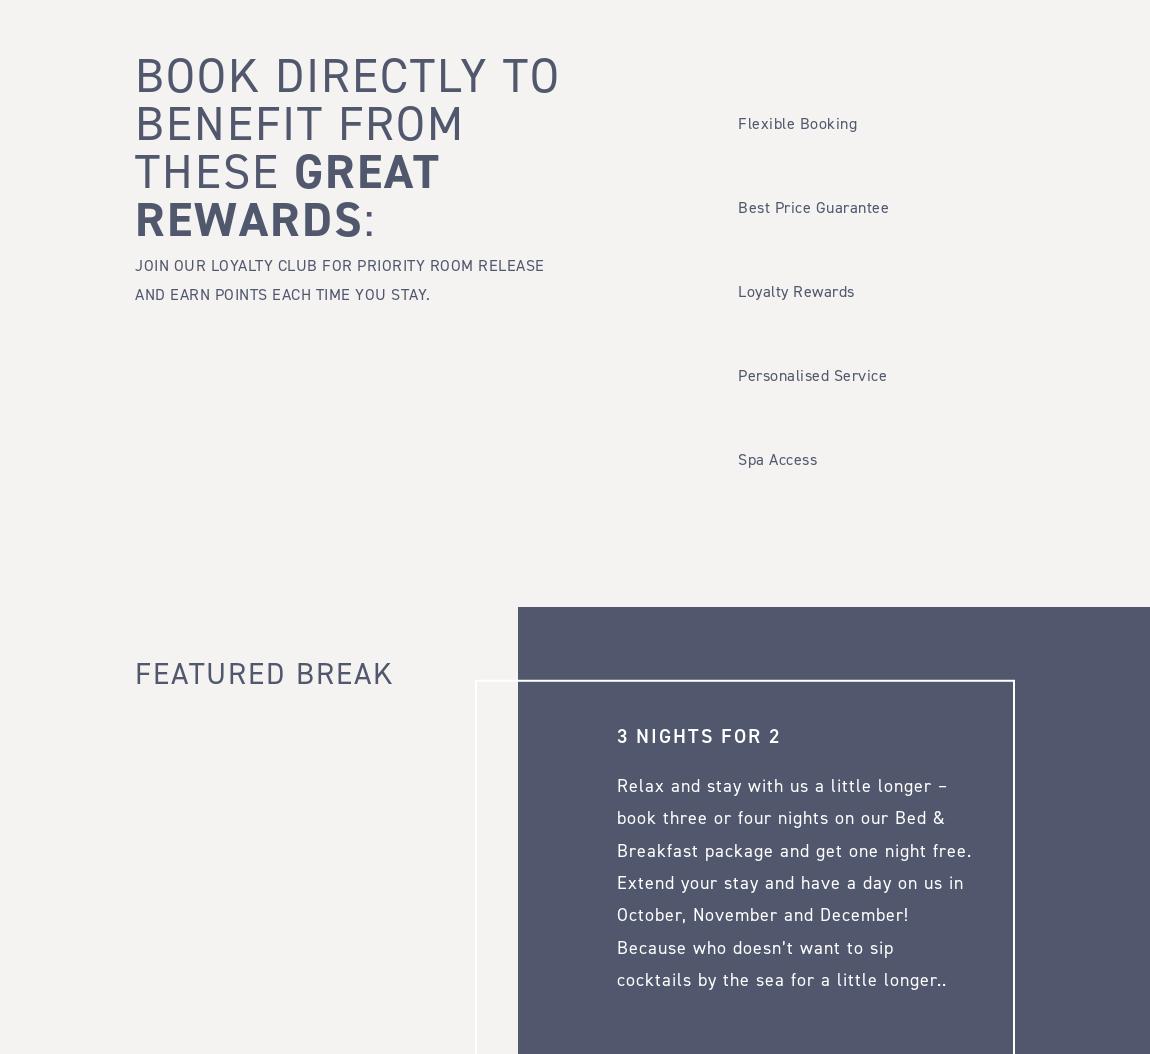 The image size is (1150, 1054). I want to click on 'Great Rewards', so click(286, 195).